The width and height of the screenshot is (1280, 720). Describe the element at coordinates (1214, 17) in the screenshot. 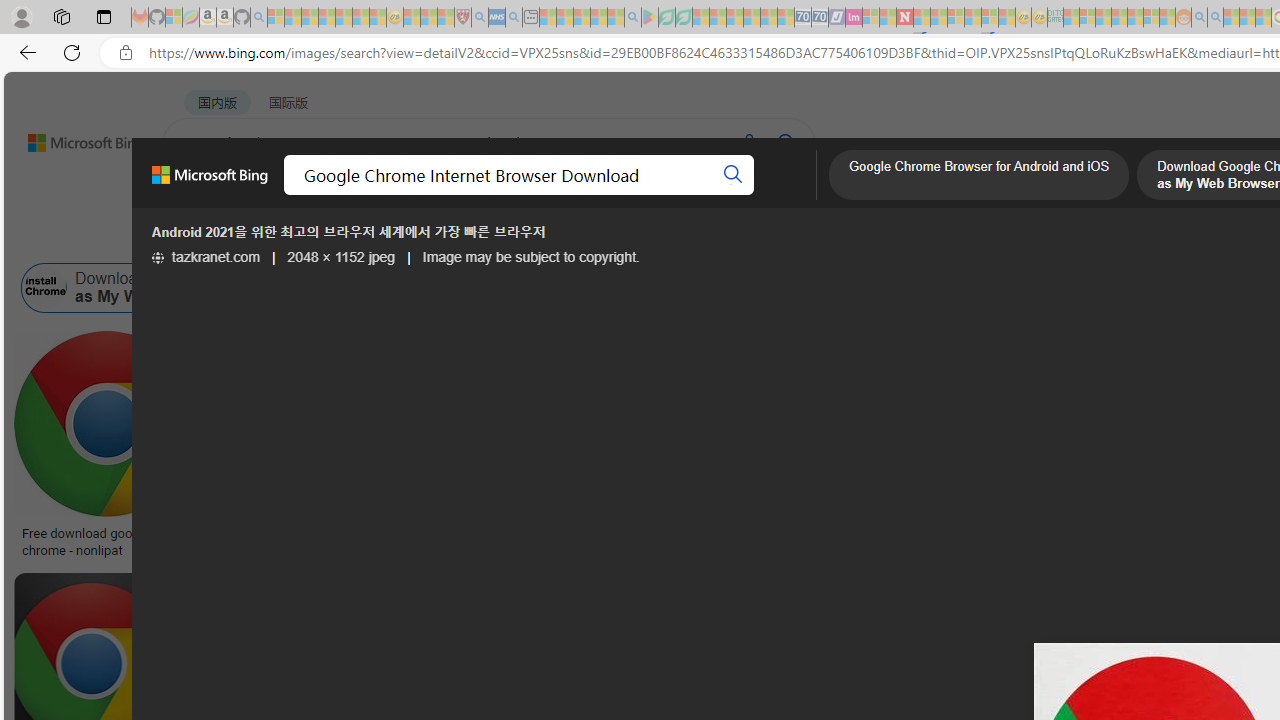

I see `'Utah sues federal government - Search - Sleeping'` at that location.